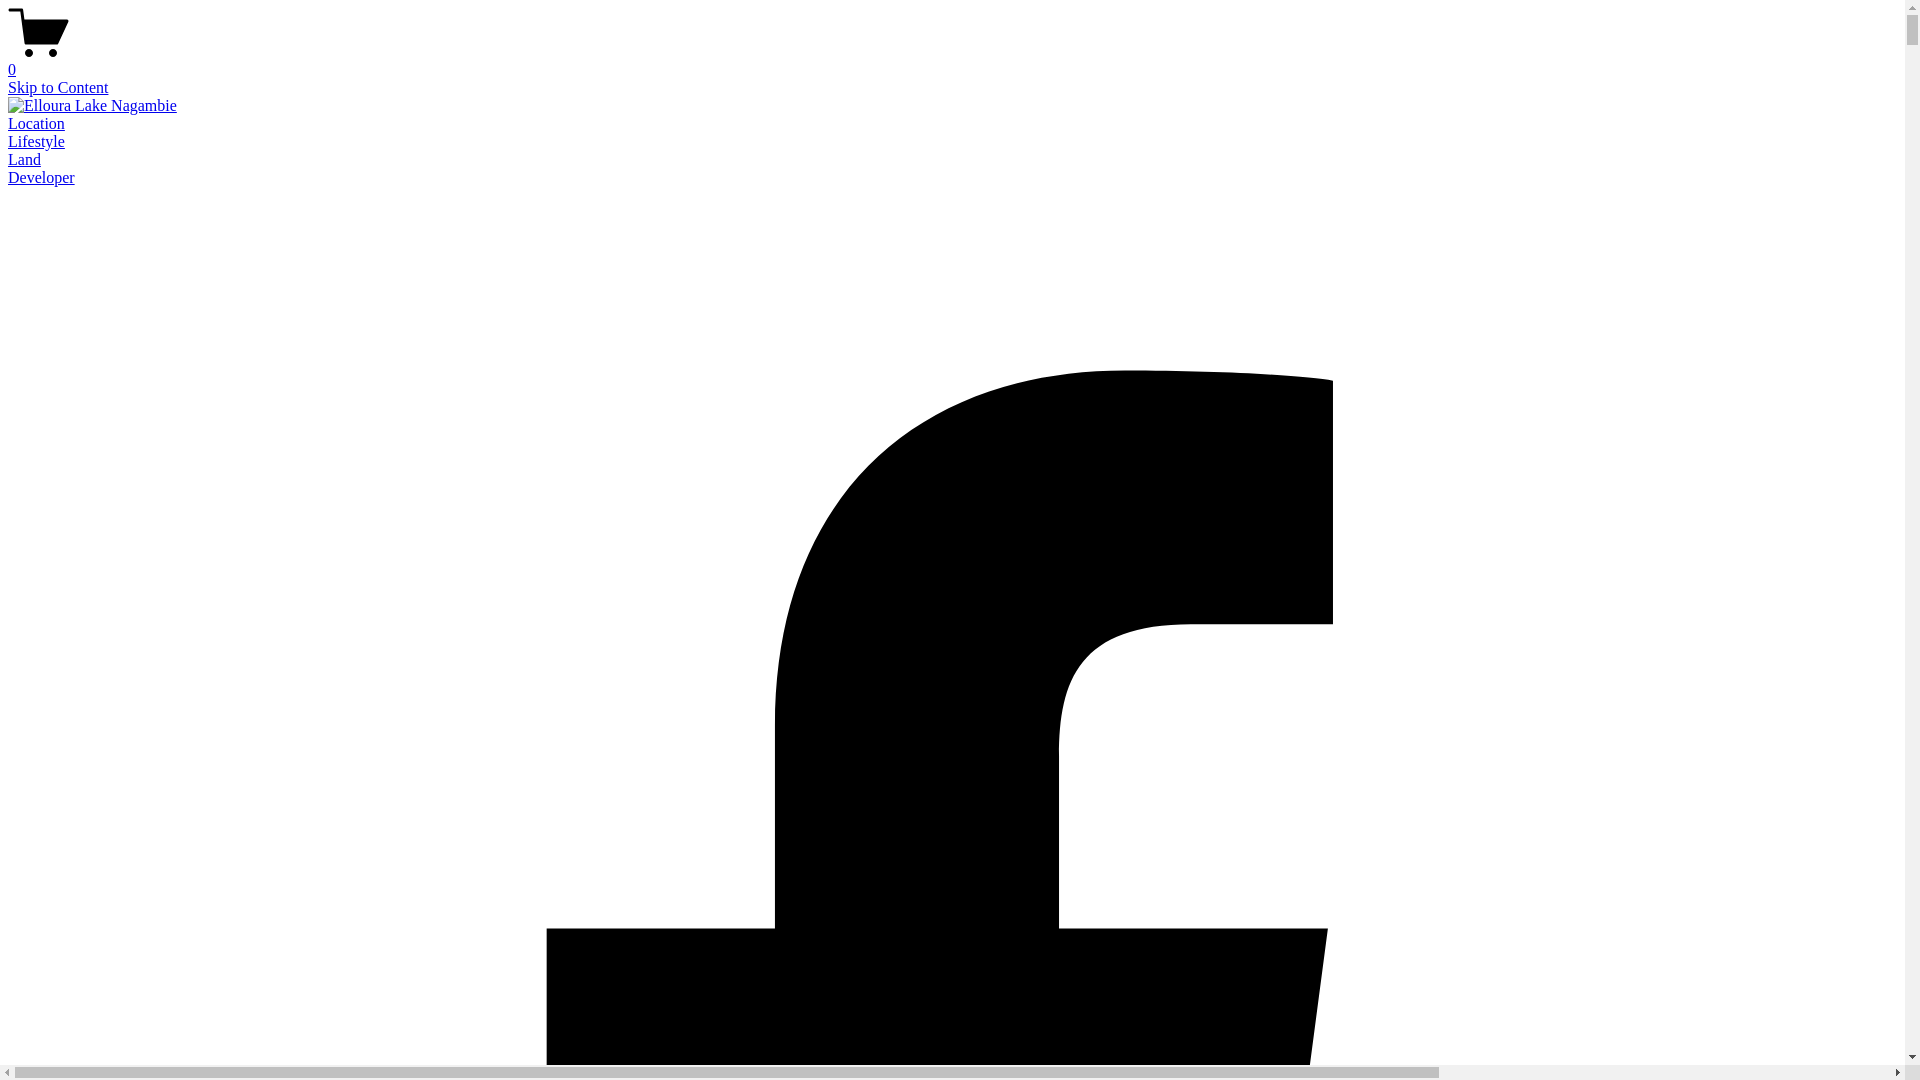 The image size is (1920, 1080). I want to click on 'Developer', so click(8, 176).